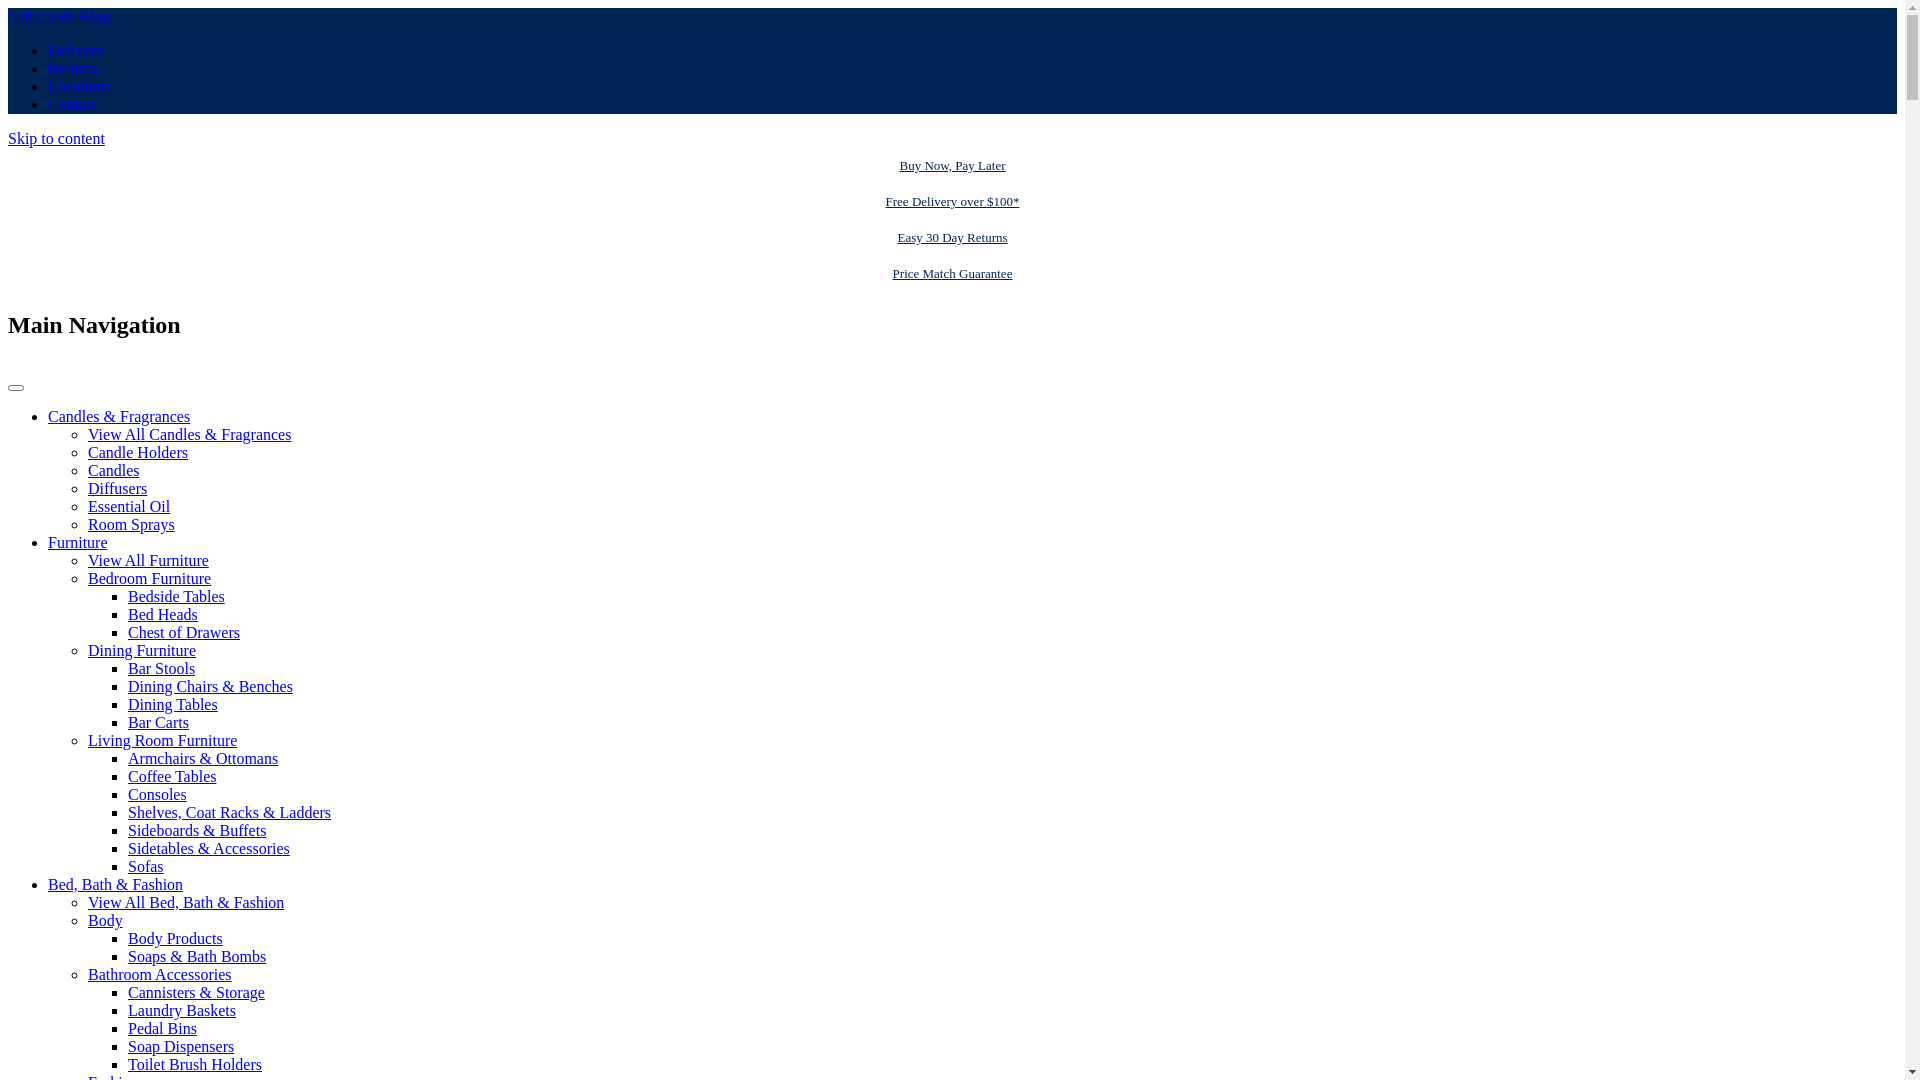 This screenshot has width=1920, height=1080. What do you see at coordinates (72, 67) in the screenshot?
I see `'Returns'` at bounding box center [72, 67].